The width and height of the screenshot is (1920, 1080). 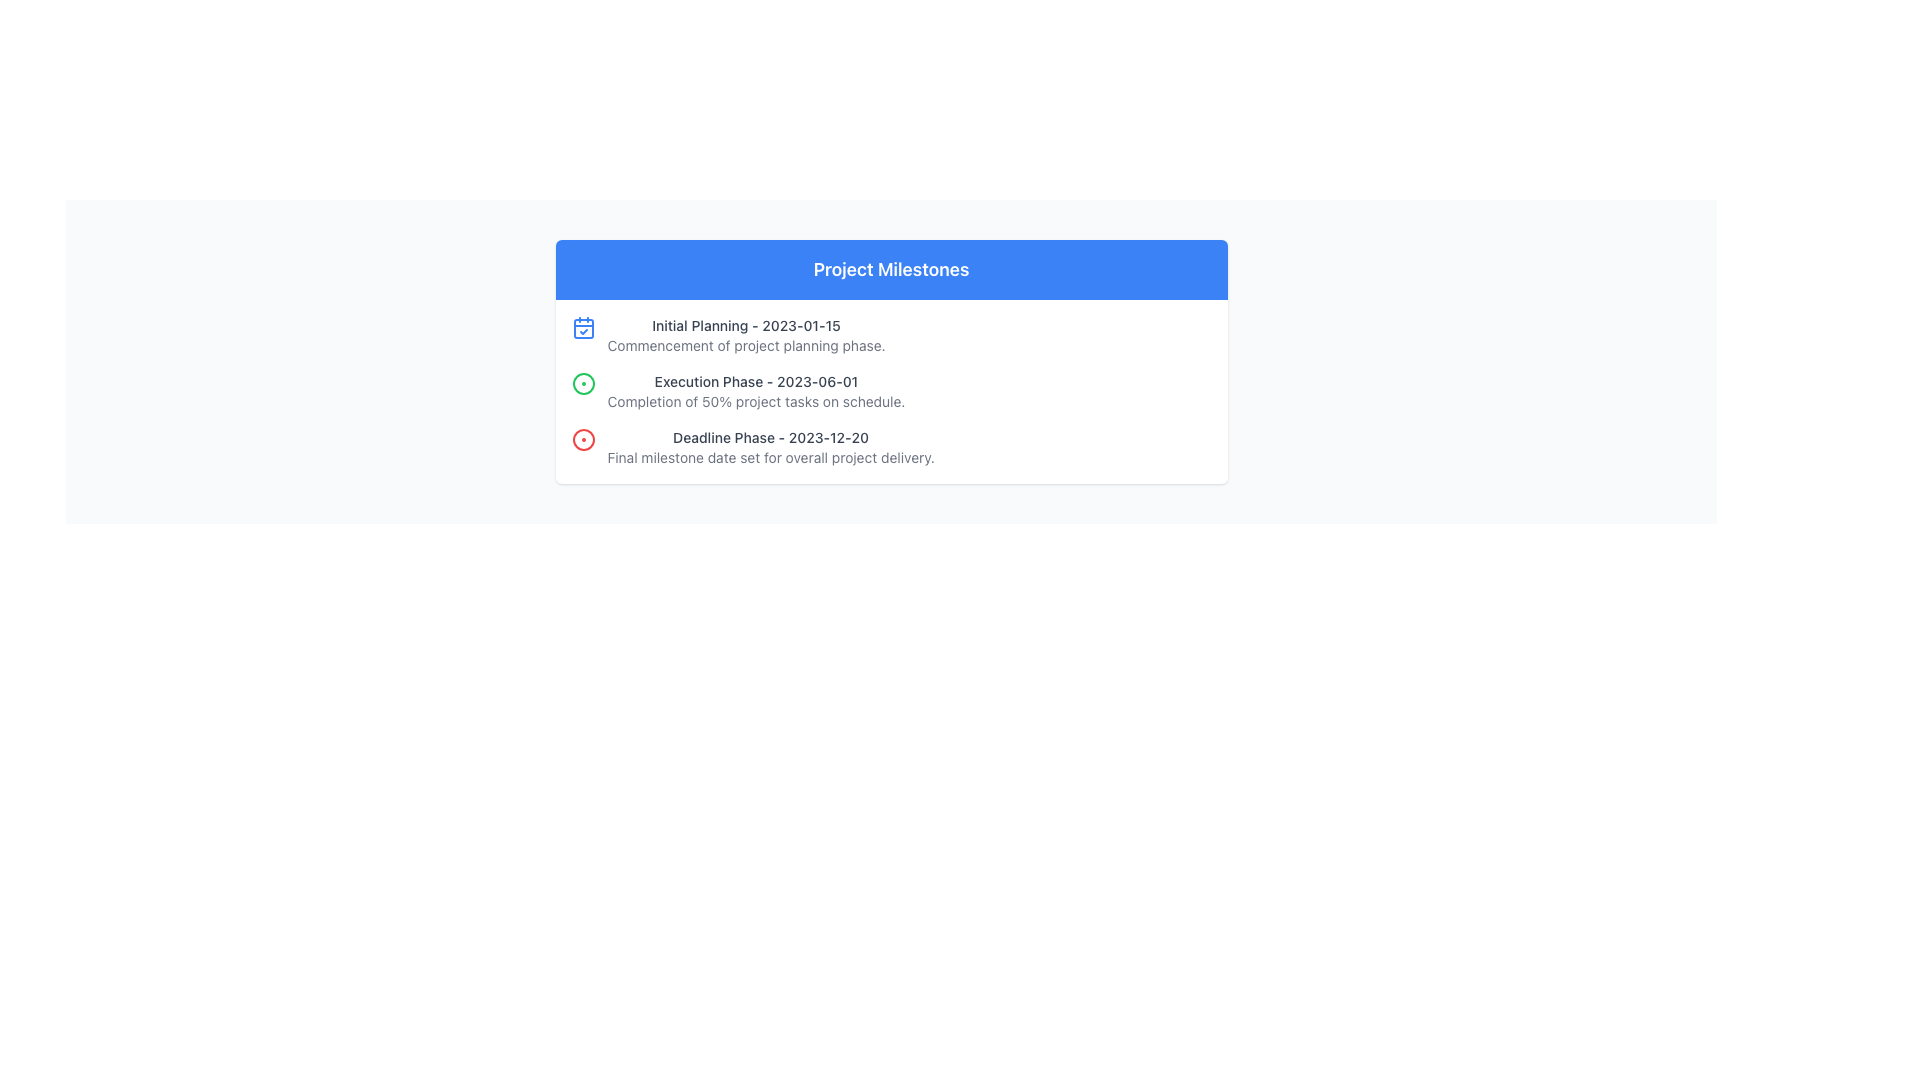 I want to click on the circular indicator icon representing the 'Execution Phase' milestone, so click(x=582, y=384).